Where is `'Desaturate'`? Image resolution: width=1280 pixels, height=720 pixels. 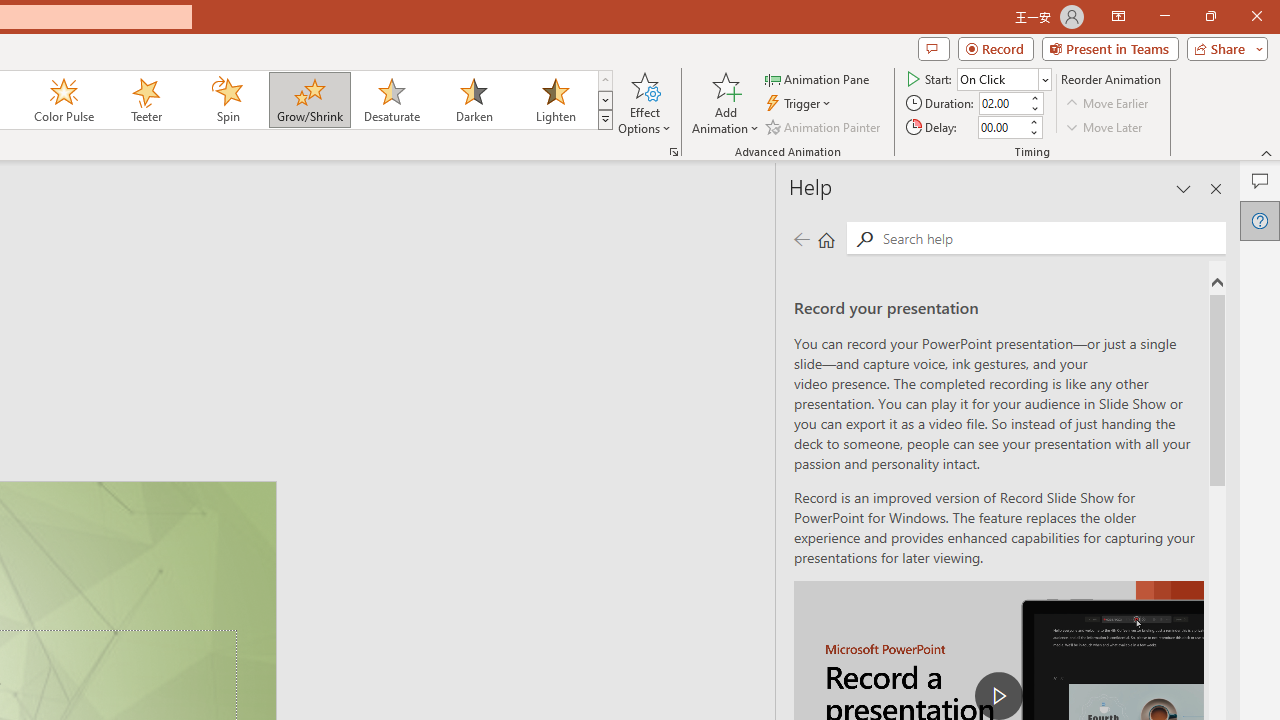 'Desaturate' is located at coordinates (391, 100).